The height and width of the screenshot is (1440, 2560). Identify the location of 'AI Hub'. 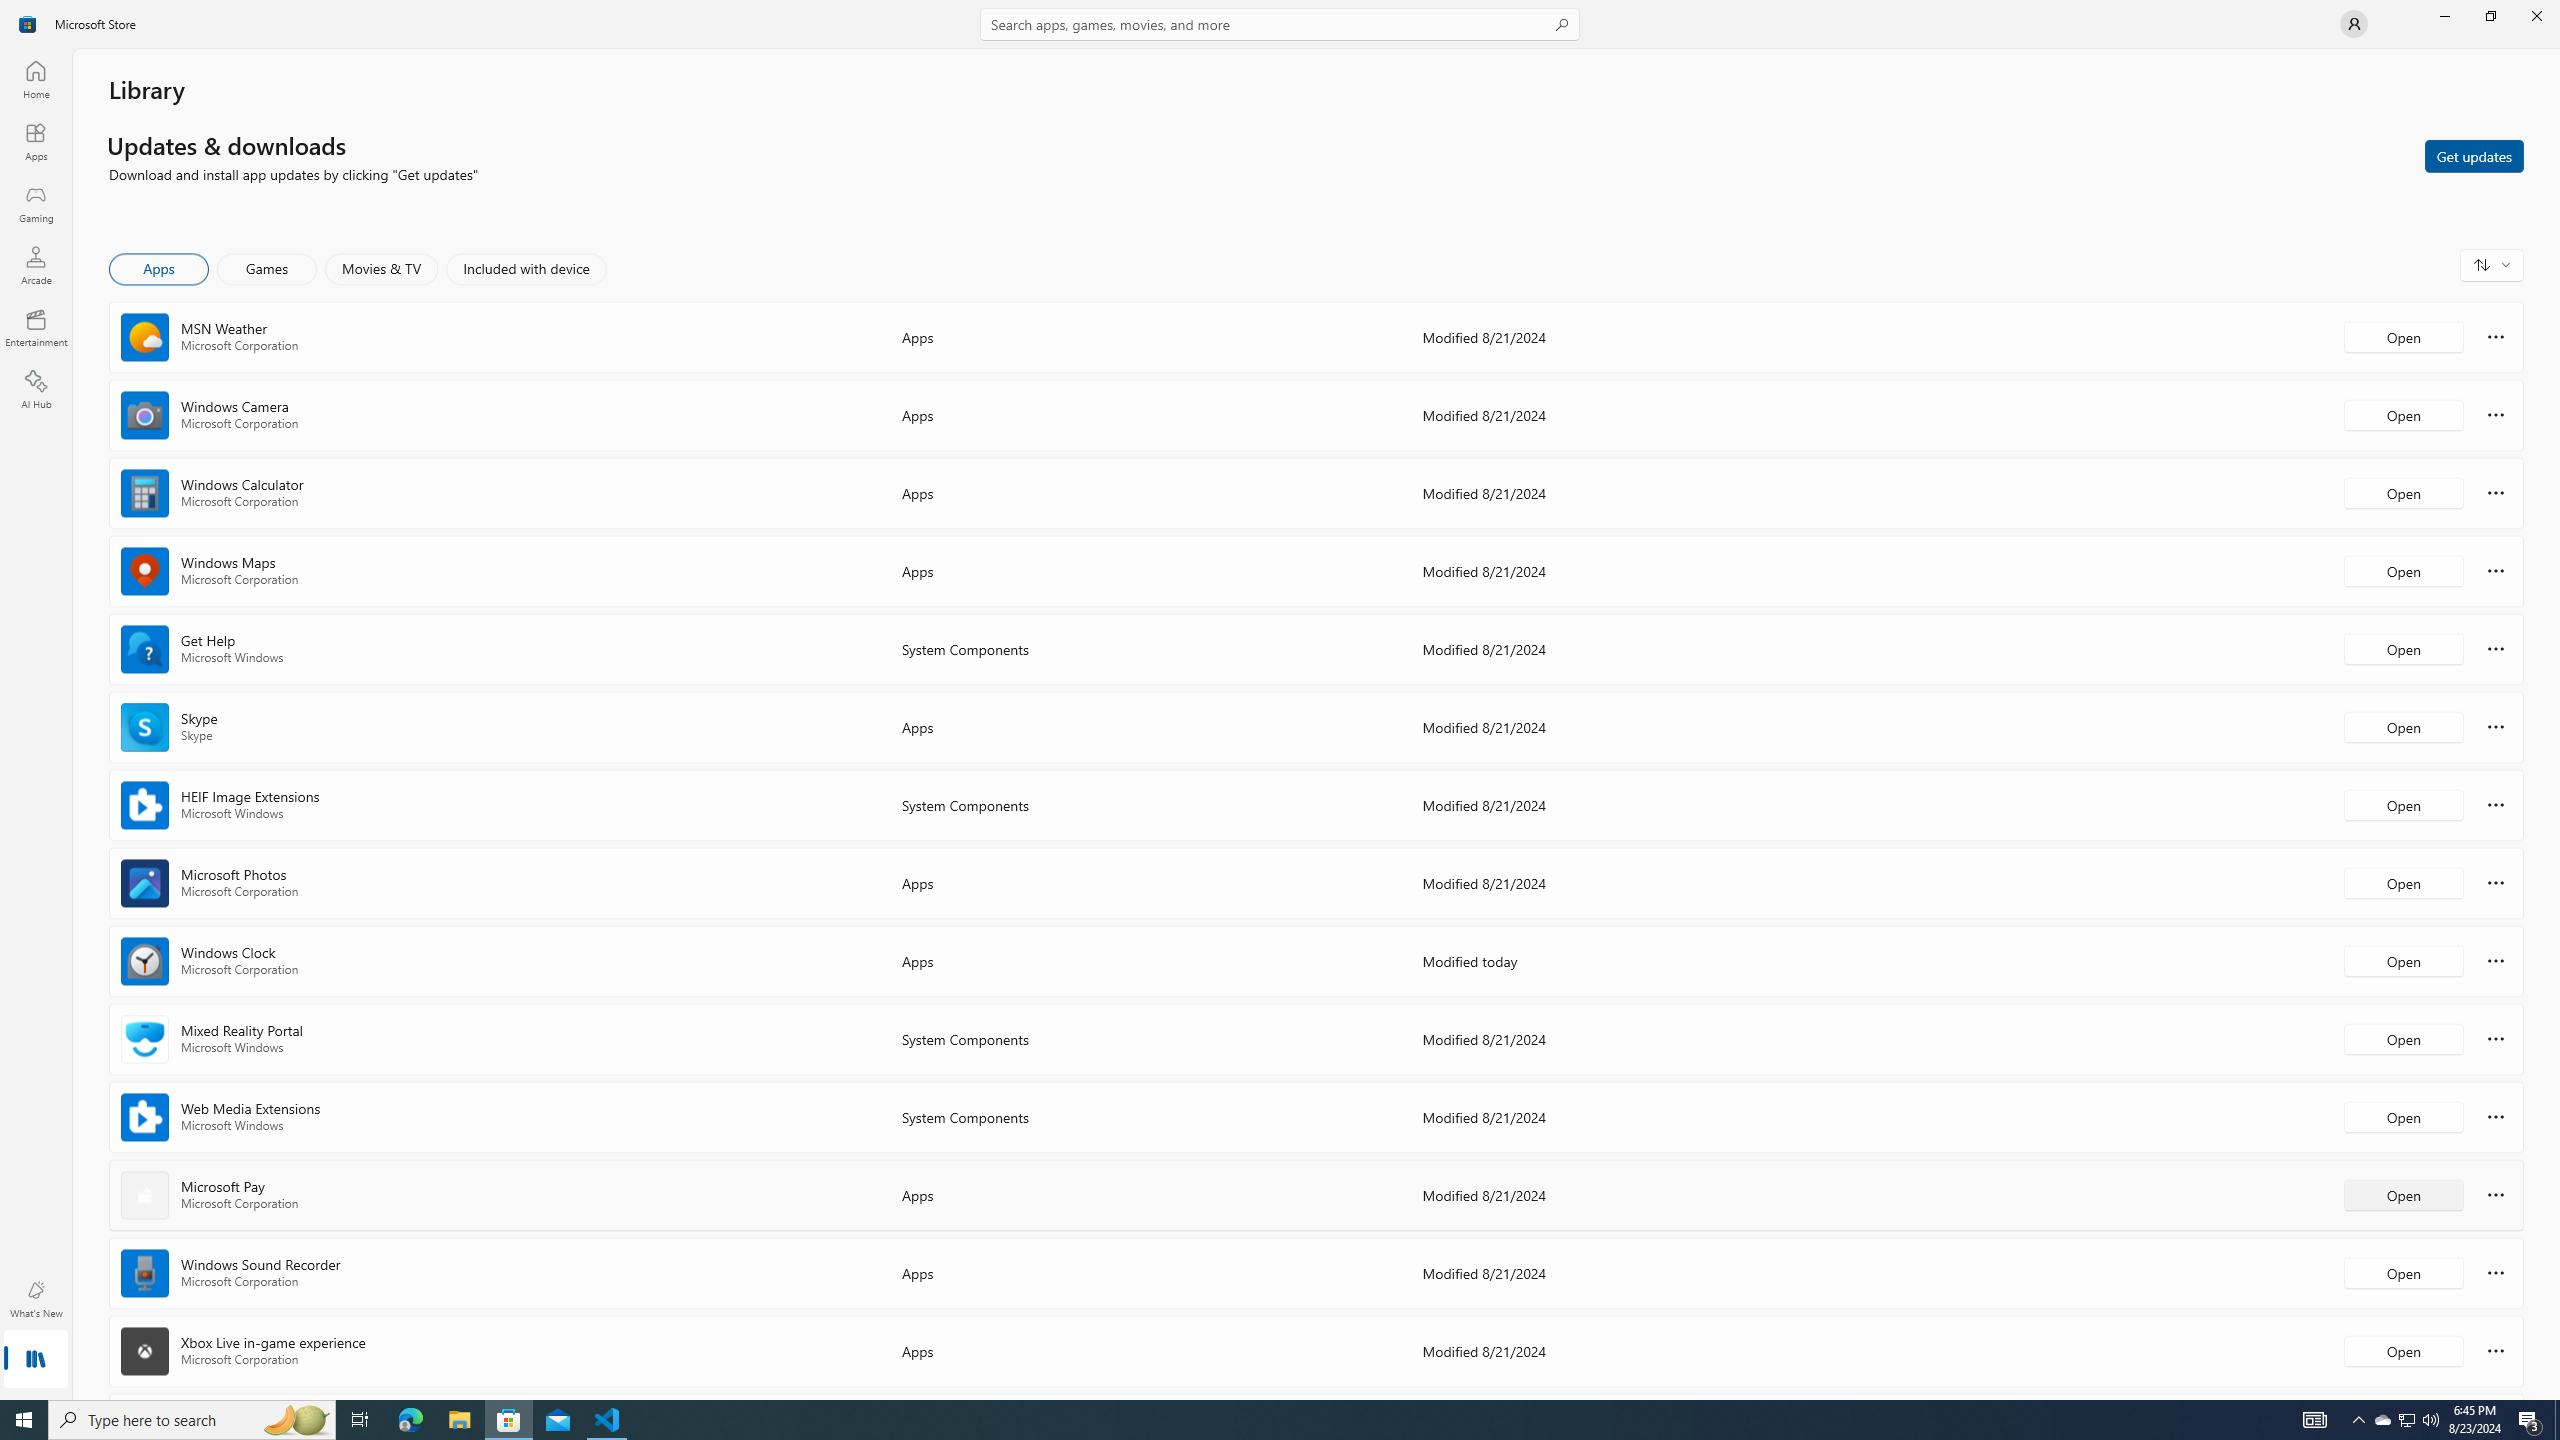
(34, 388).